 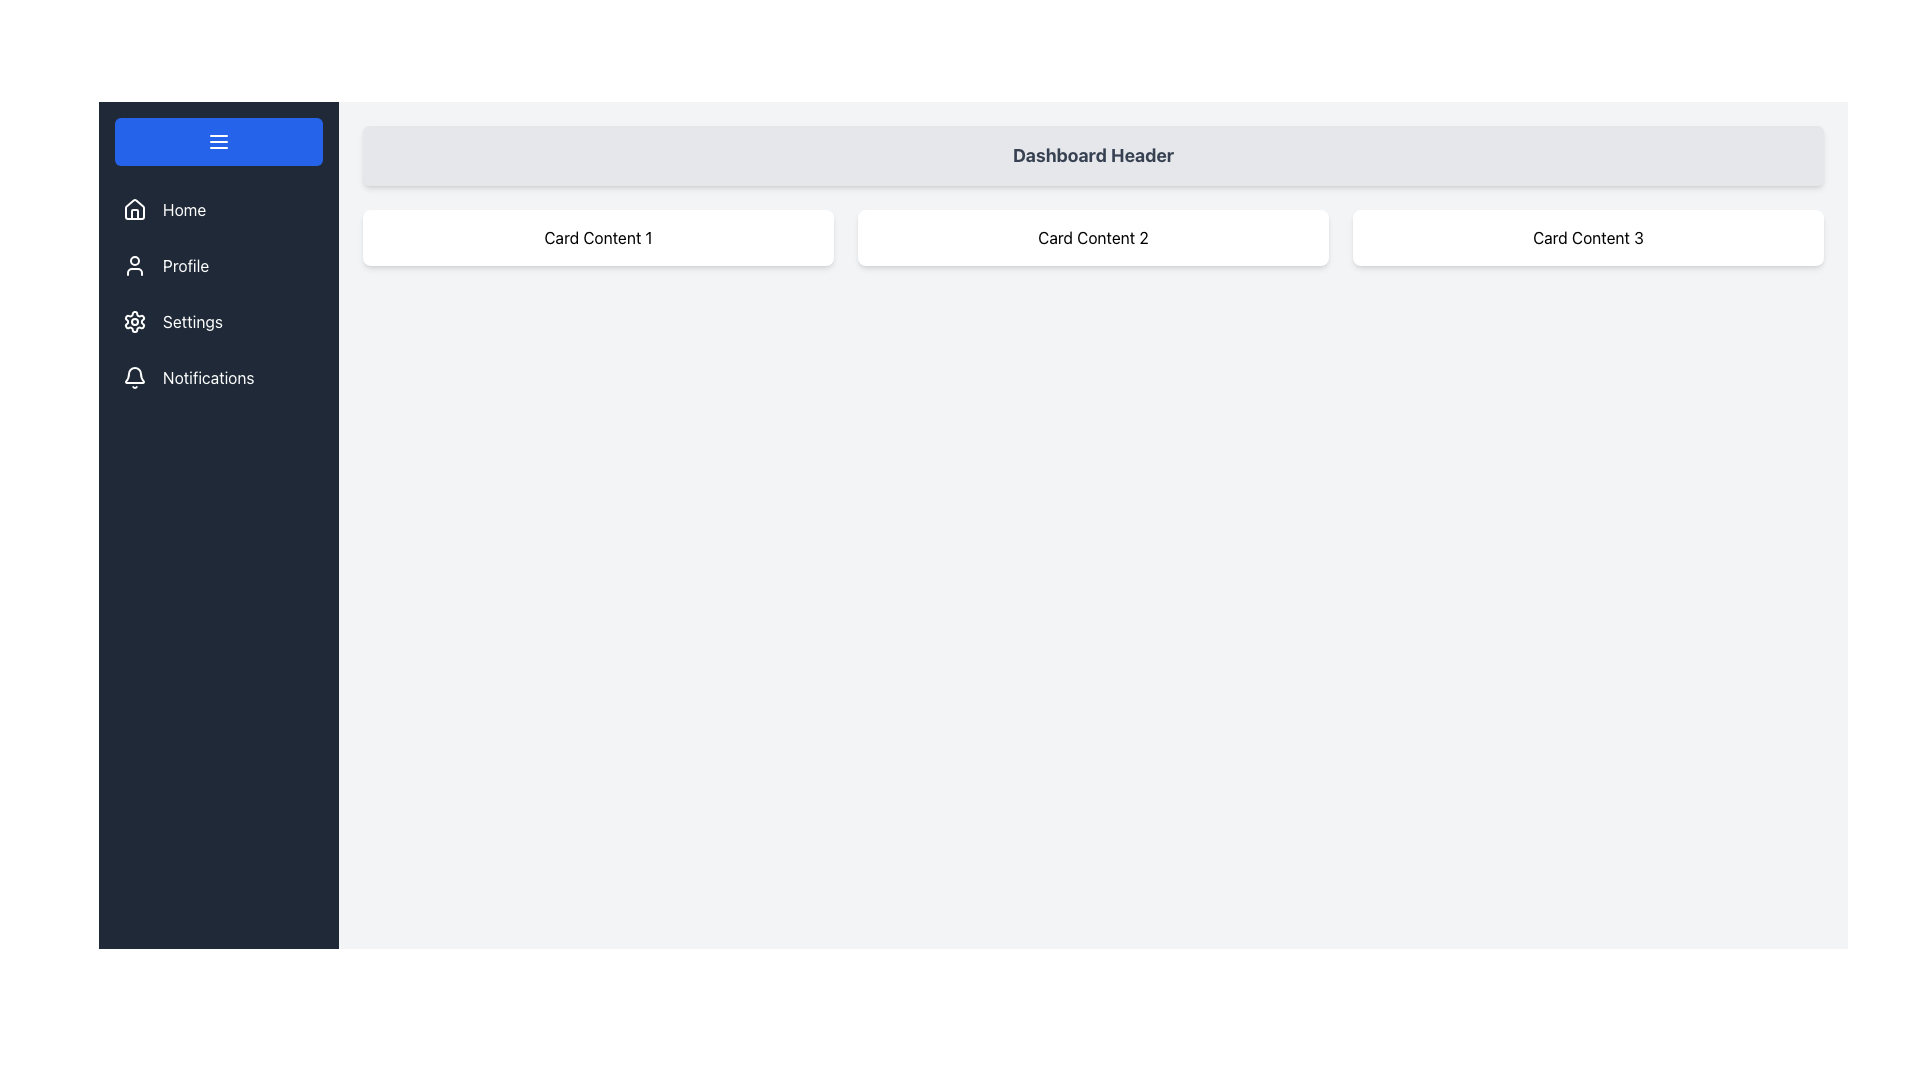 What do you see at coordinates (219, 265) in the screenshot?
I see `the 'Profile' menu item, which is the second item in the vertical navigation panel, positioned below 'Home' and above 'Settings'` at bounding box center [219, 265].